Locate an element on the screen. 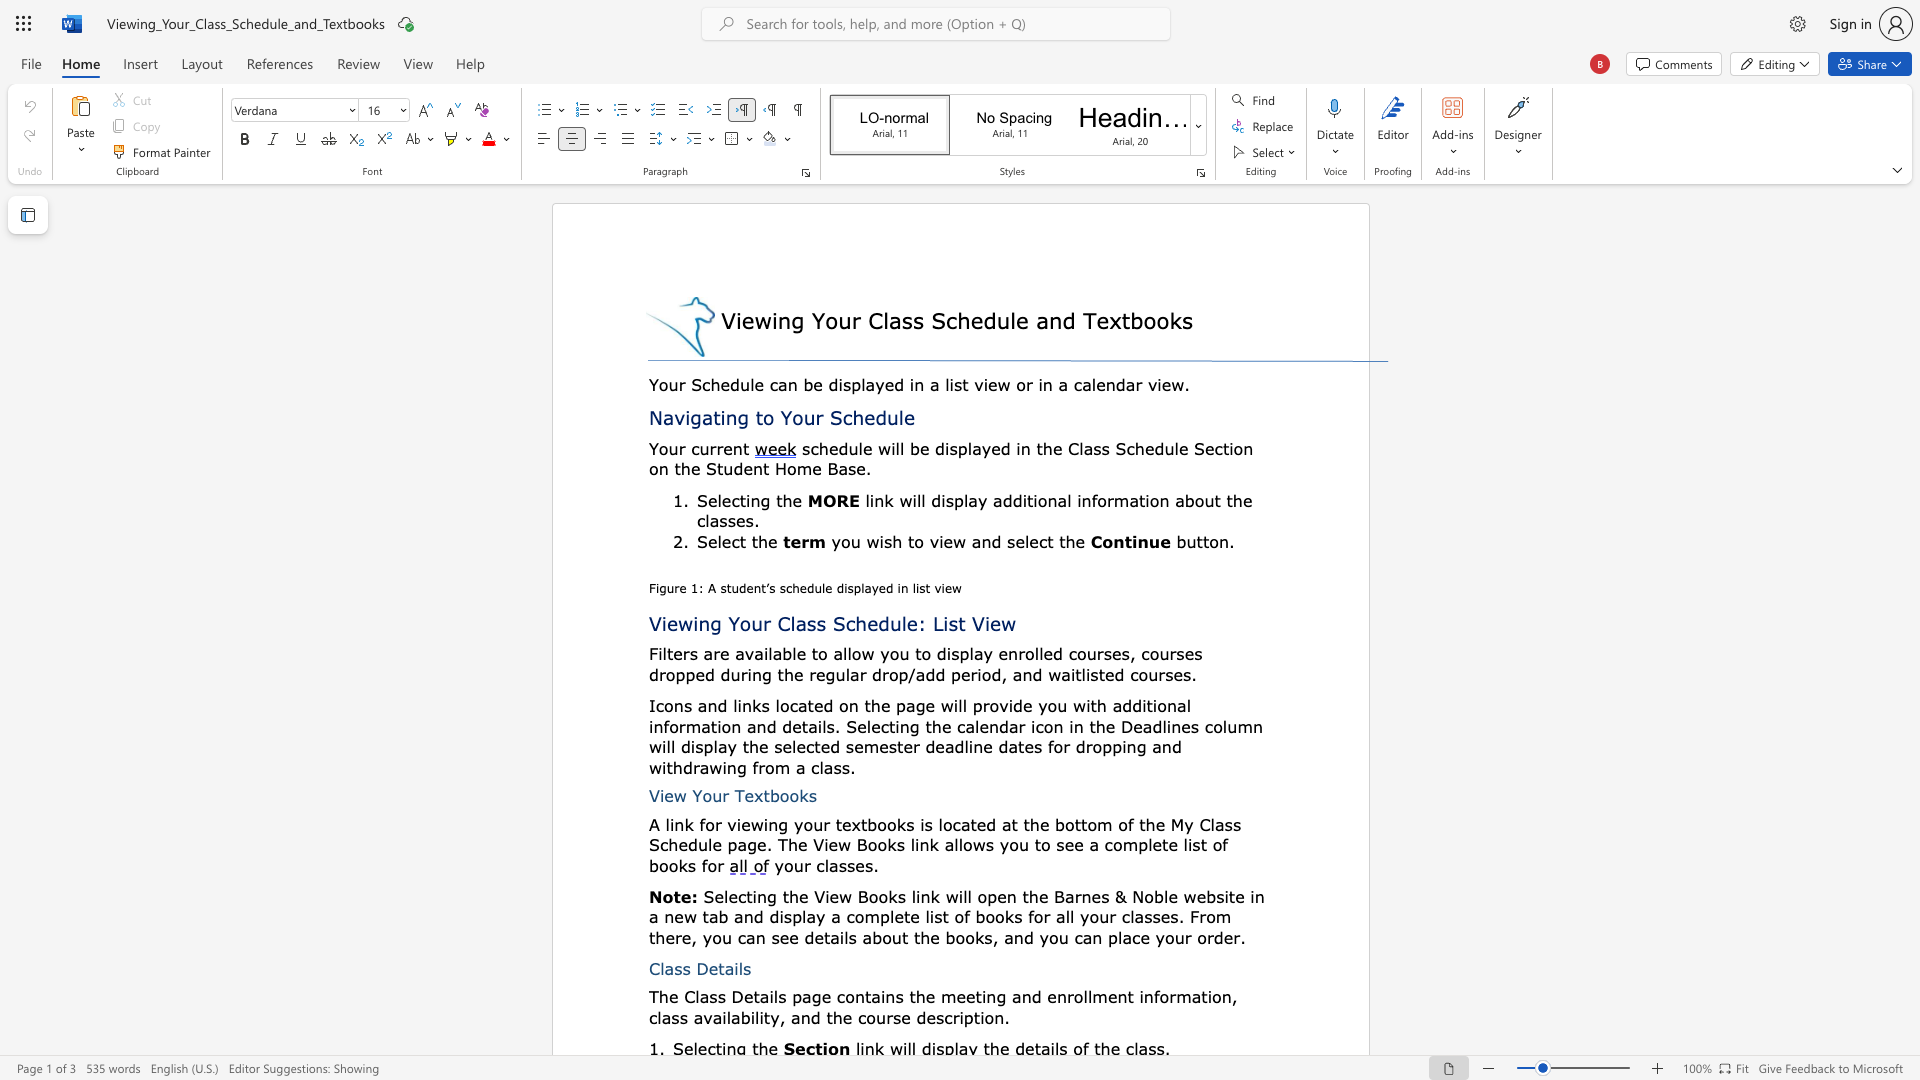 The image size is (1920, 1080). the subset text "Selecting th" within the text "Selecting the" is located at coordinates (696, 499).